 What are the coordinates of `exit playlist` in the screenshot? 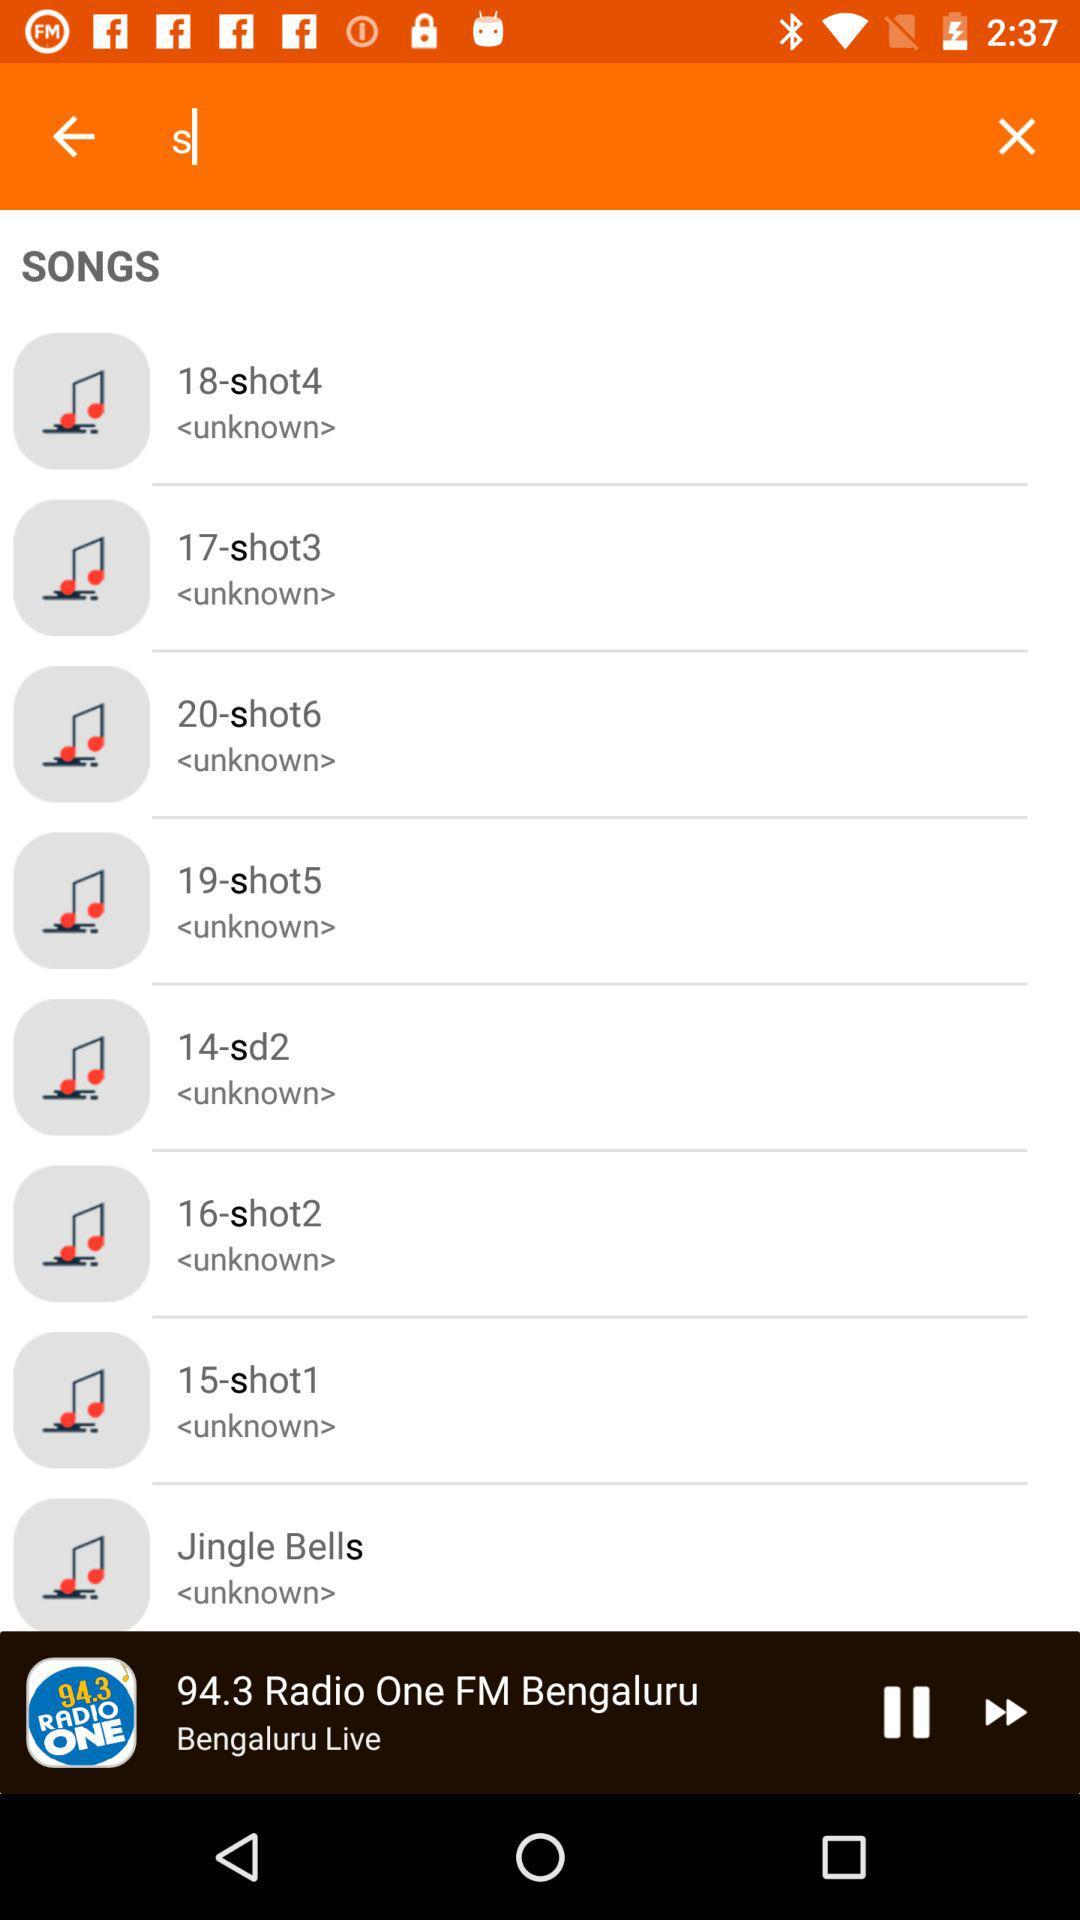 It's located at (1017, 135).